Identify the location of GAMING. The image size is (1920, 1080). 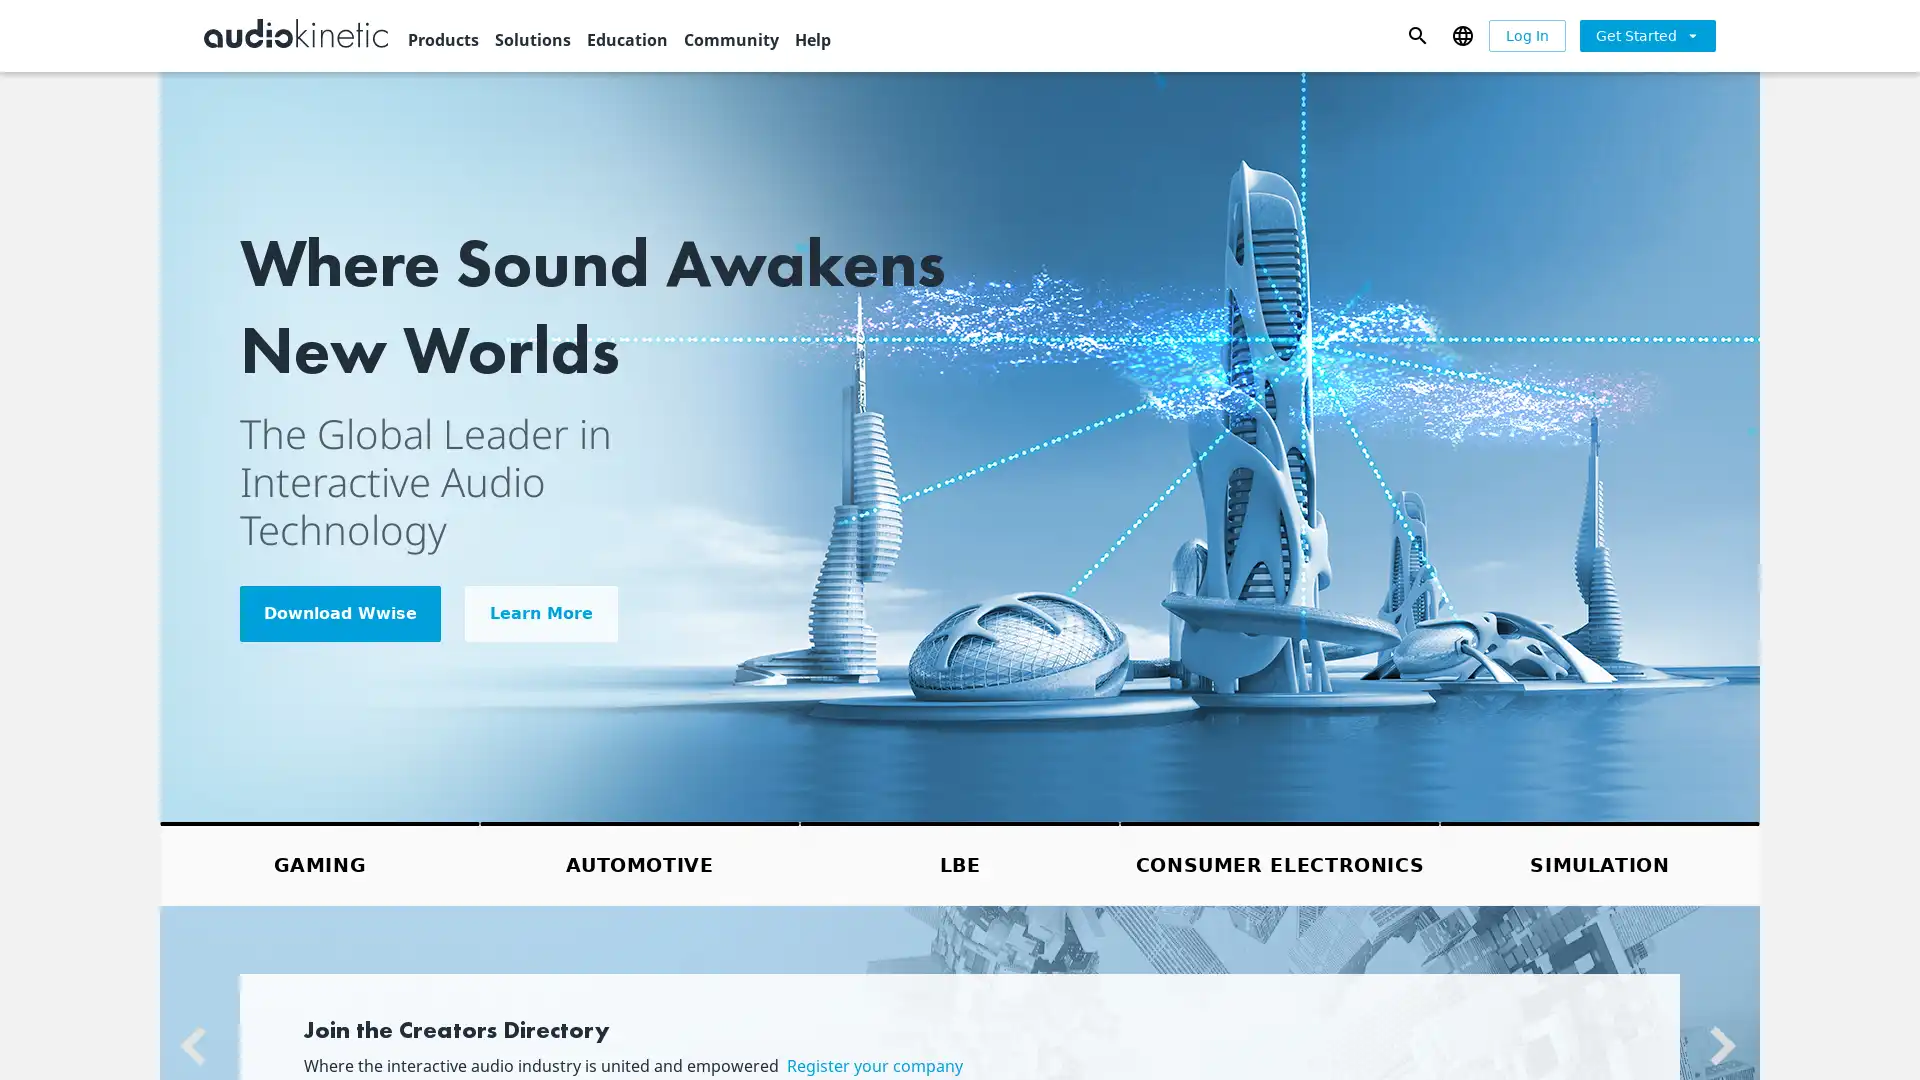
(320, 862).